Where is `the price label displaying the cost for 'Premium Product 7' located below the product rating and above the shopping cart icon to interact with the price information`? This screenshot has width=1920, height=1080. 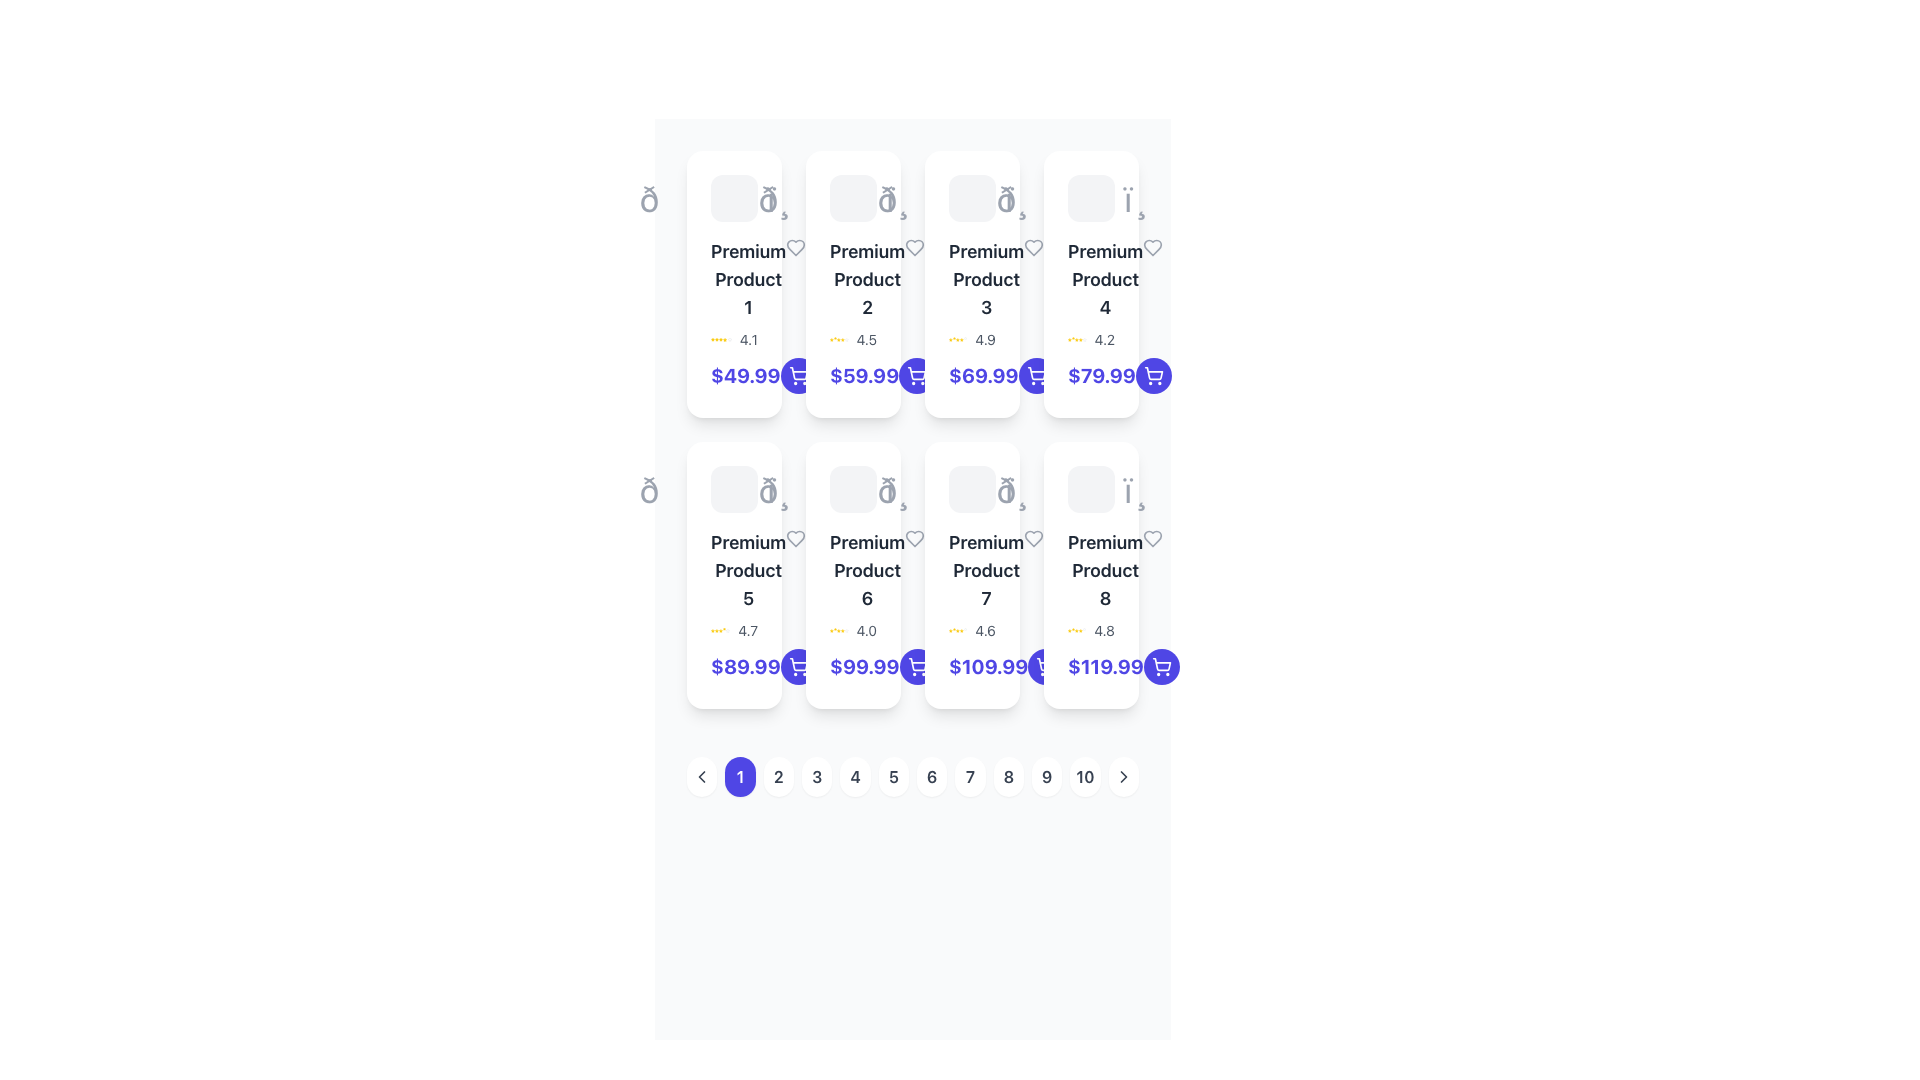
the price label displaying the cost for 'Premium Product 7' located below the product rating and above the shopping cart icon to interact with the price information is located at coordinates (972, 667).